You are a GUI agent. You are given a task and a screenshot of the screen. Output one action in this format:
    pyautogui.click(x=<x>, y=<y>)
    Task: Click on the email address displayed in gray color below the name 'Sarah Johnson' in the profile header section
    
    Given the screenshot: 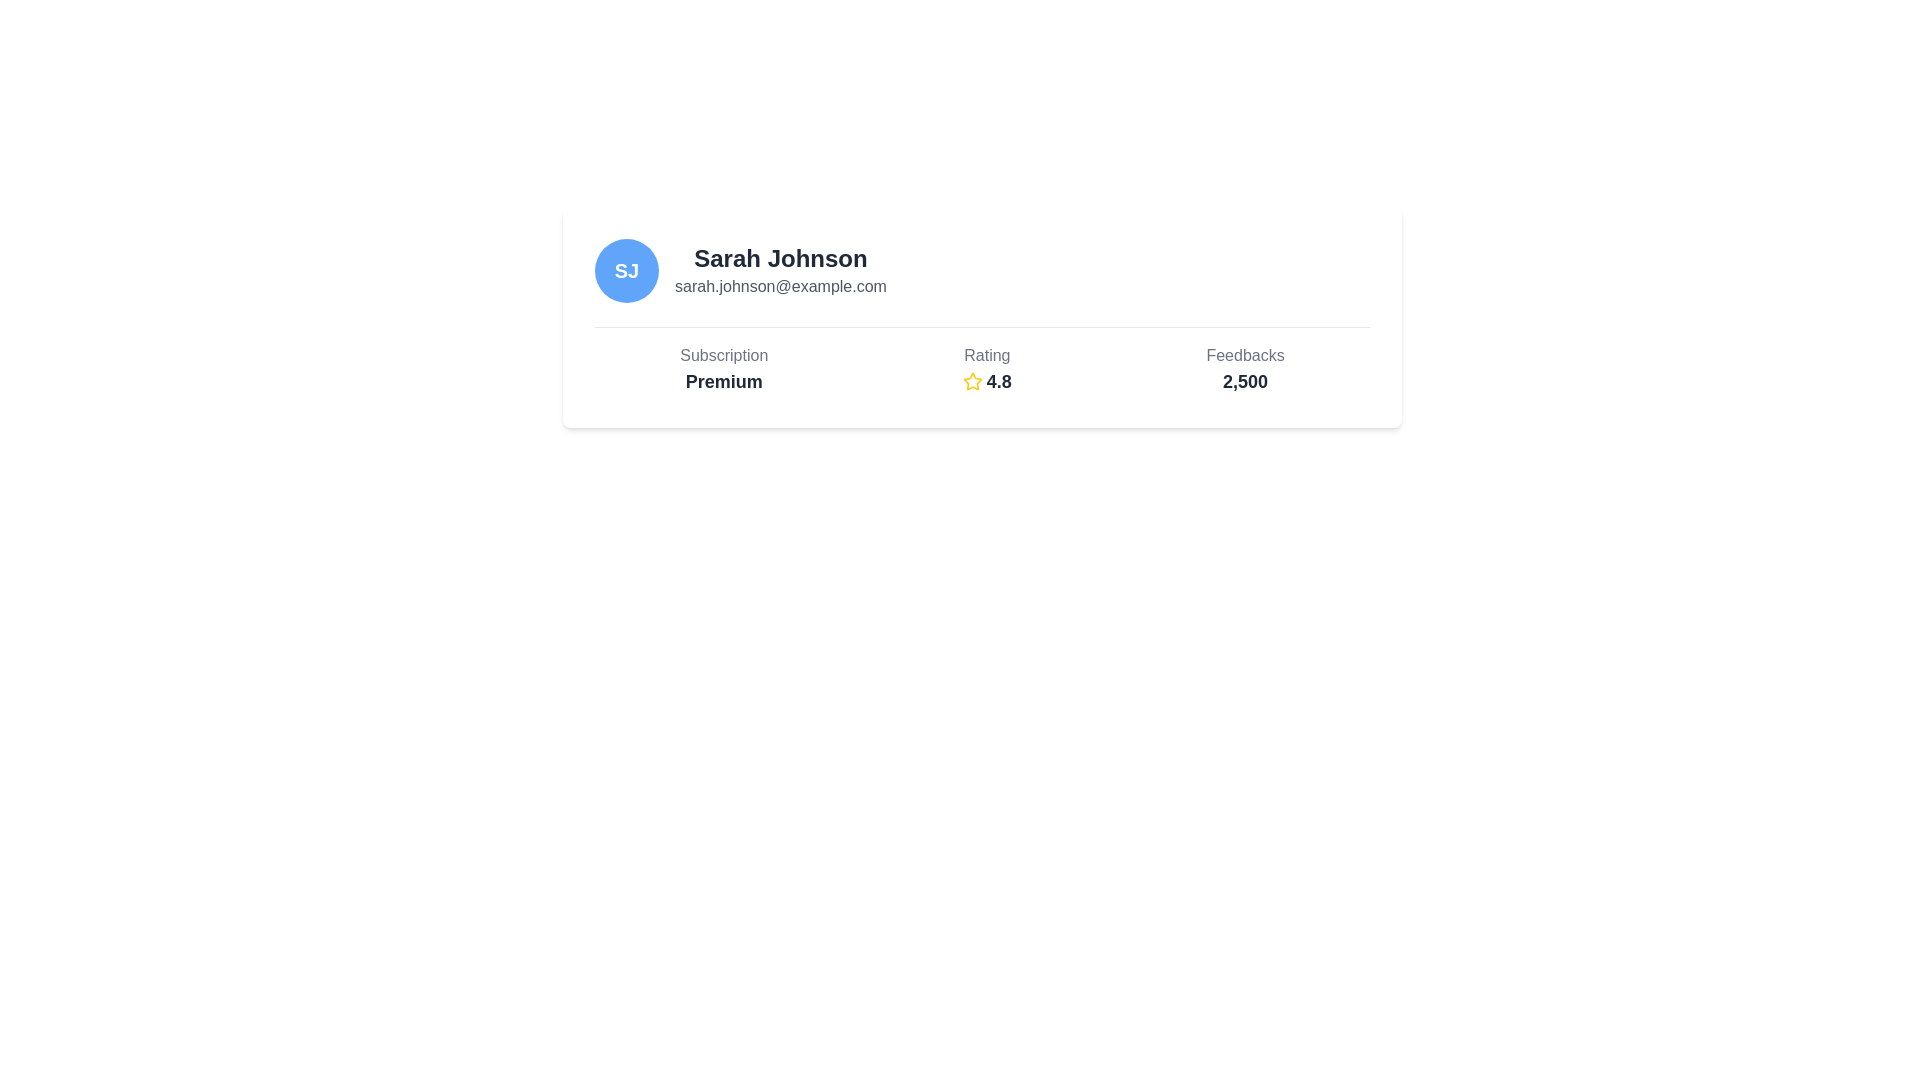 What is the action you would take?
    pyautogui.click(x=779, y=286)
    